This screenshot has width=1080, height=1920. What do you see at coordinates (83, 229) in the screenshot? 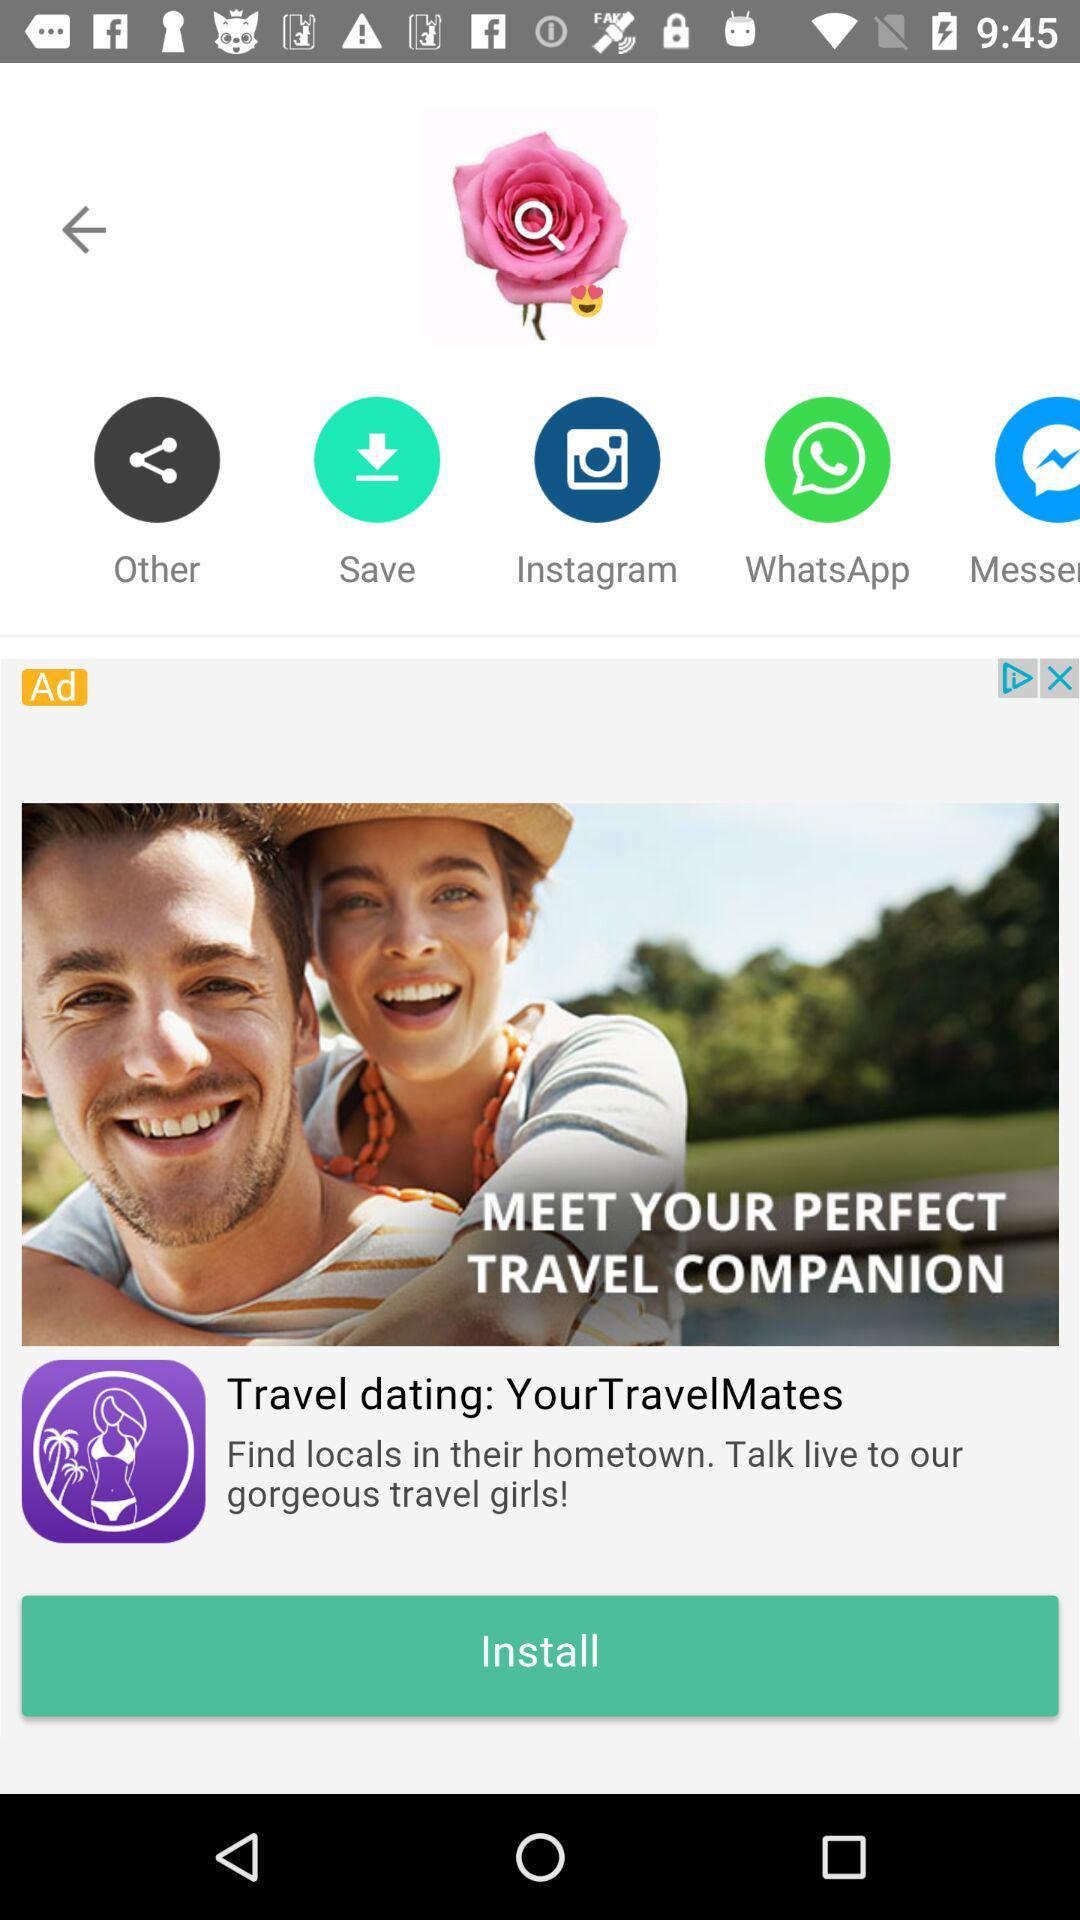
I see `back button` at bounding box center [83, 229].